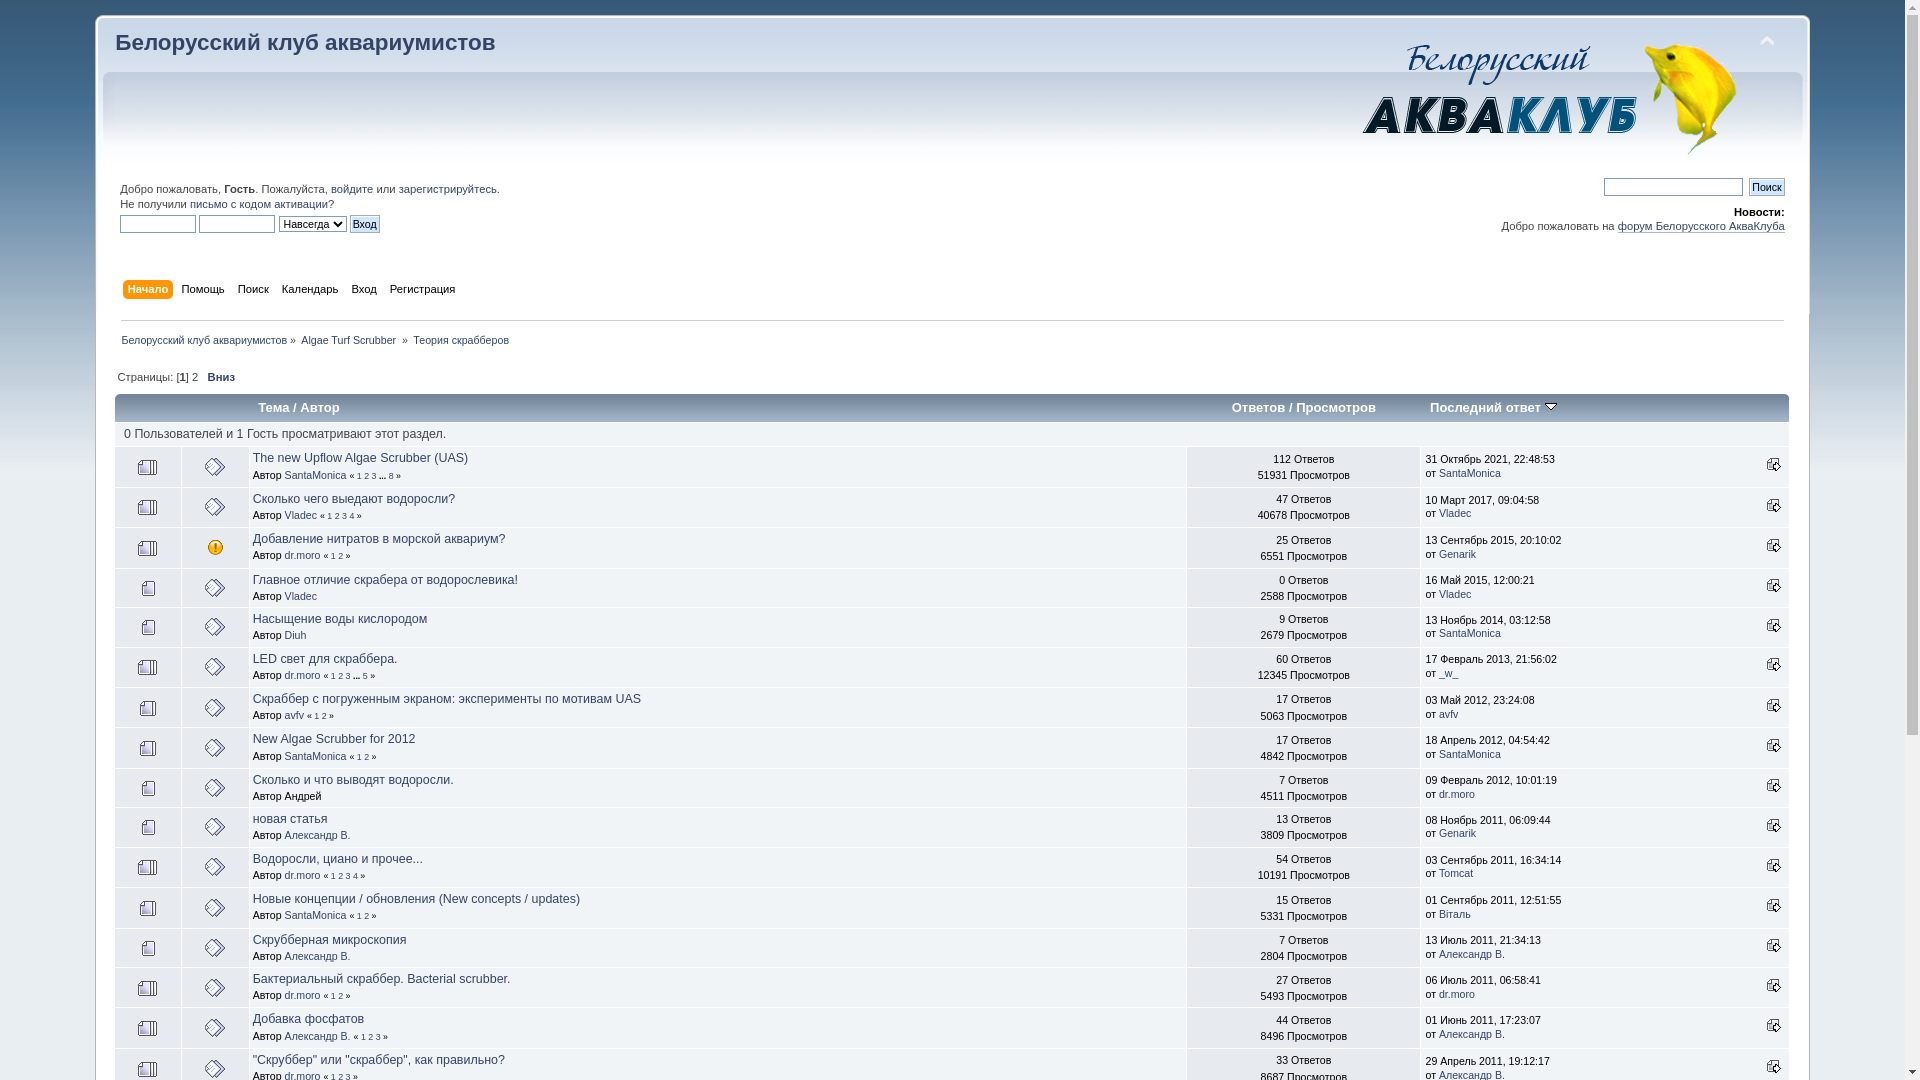 The image size is (1920, 1080). Describe the element at coordinates (340, 995) in the screenshot. I see `'2'` at that location.